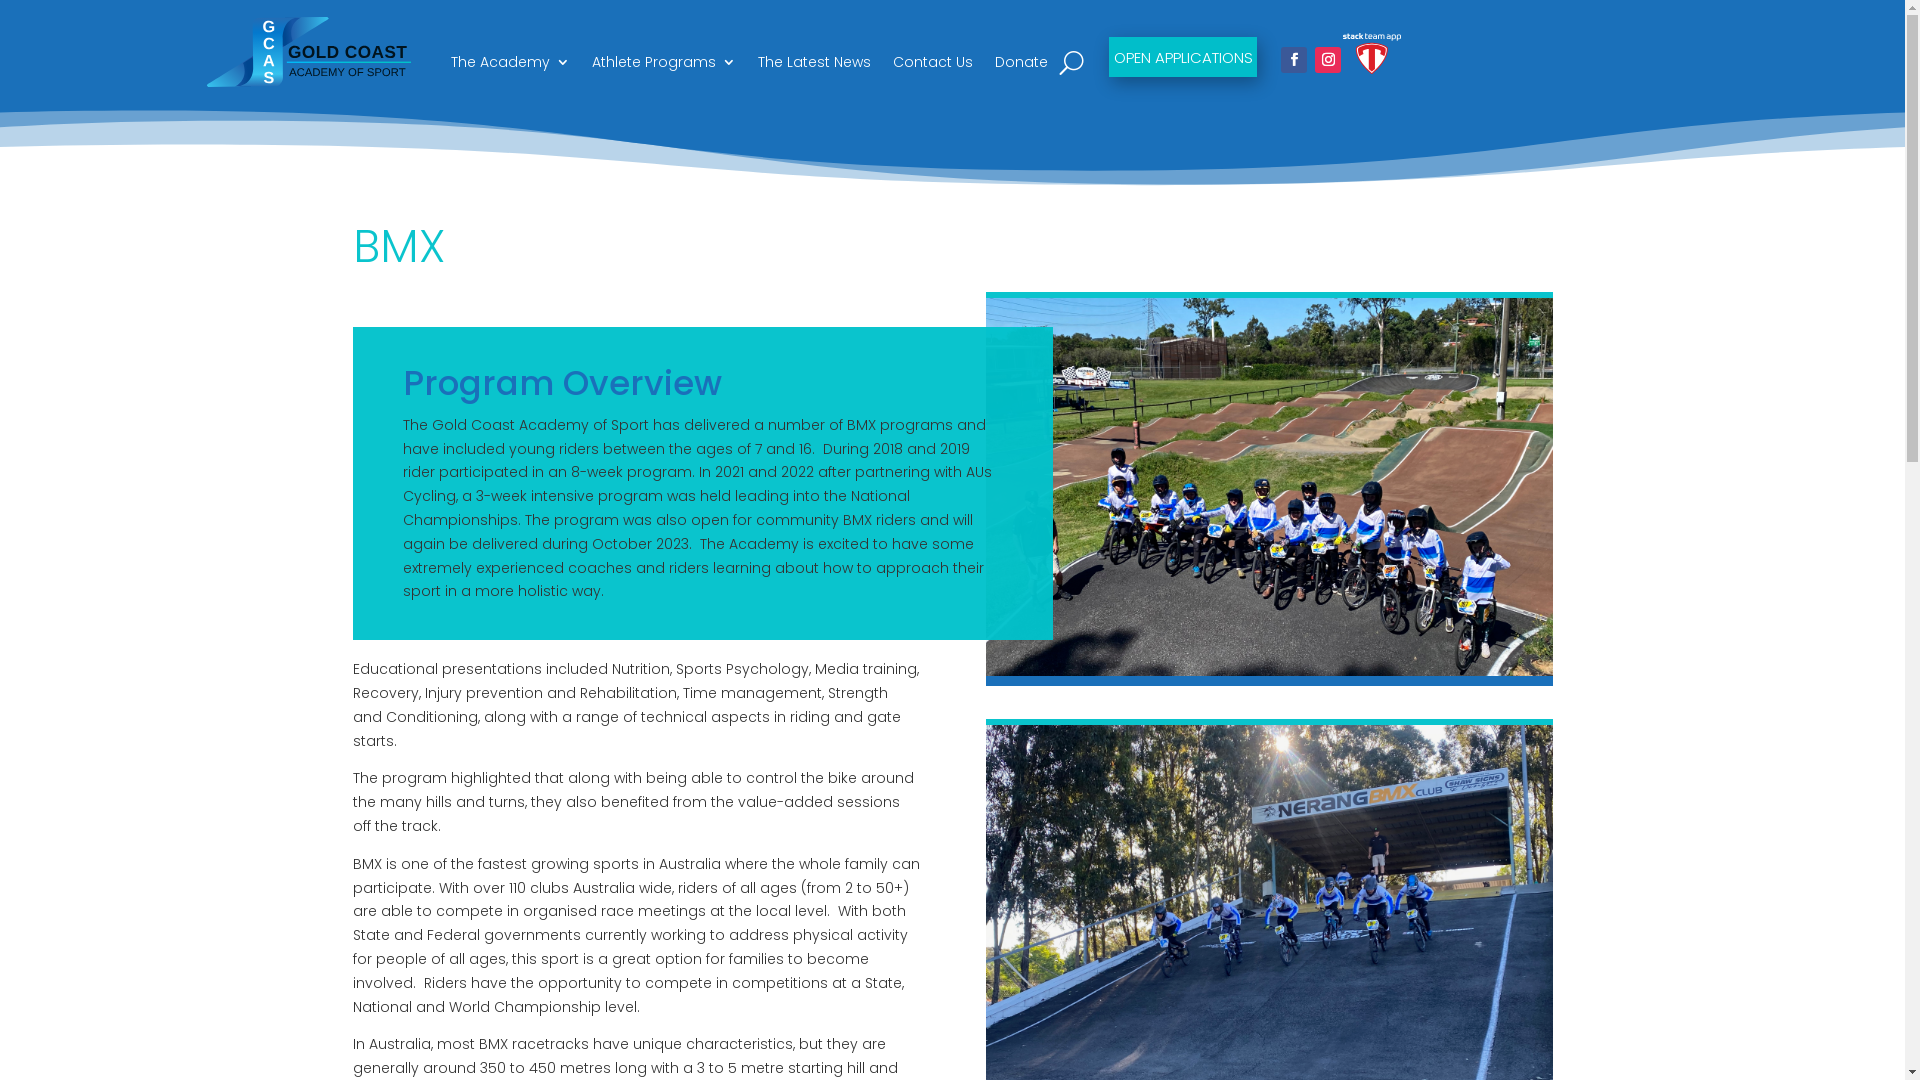 The image size is (1920, 1080). Describe the element at coordinates (1294, 59) in the screenshot. I see `'Follow on Facebook'` at that location.